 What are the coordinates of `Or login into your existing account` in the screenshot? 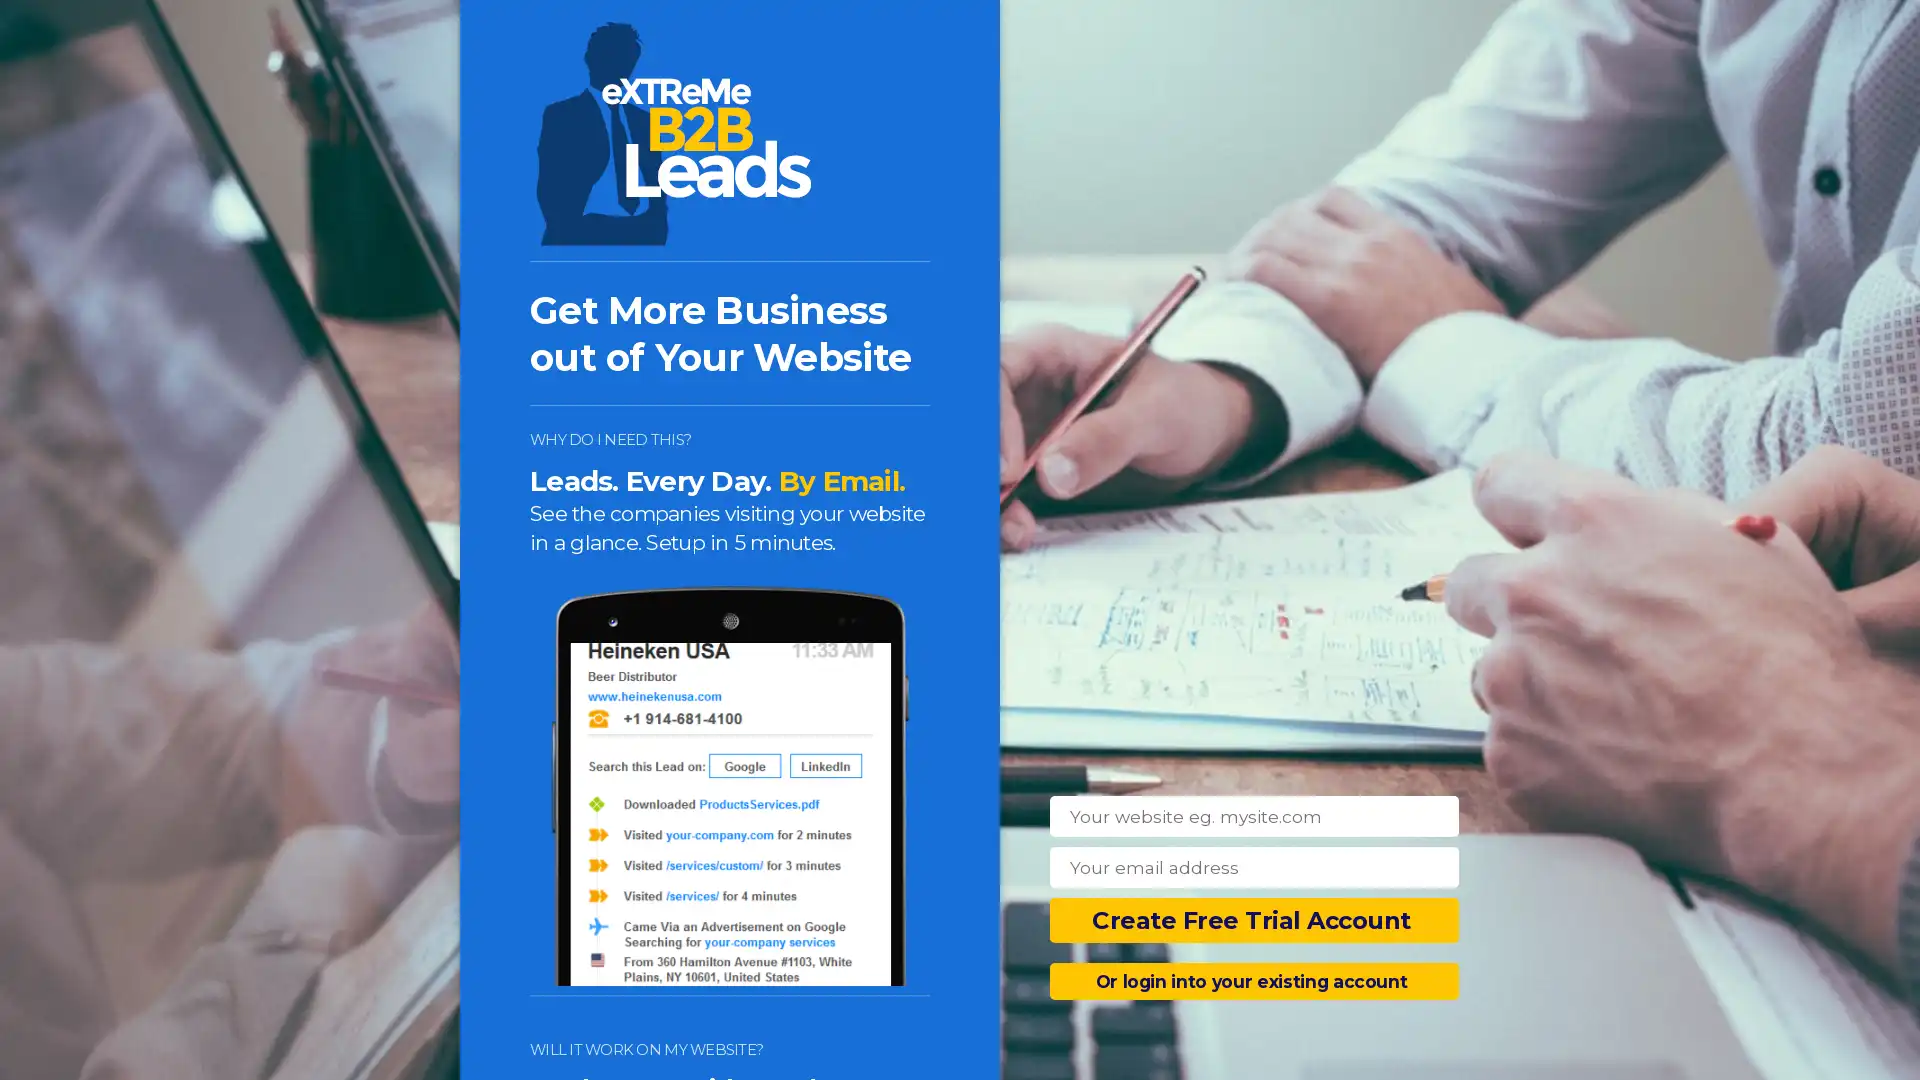 It's located at (1253, 980).